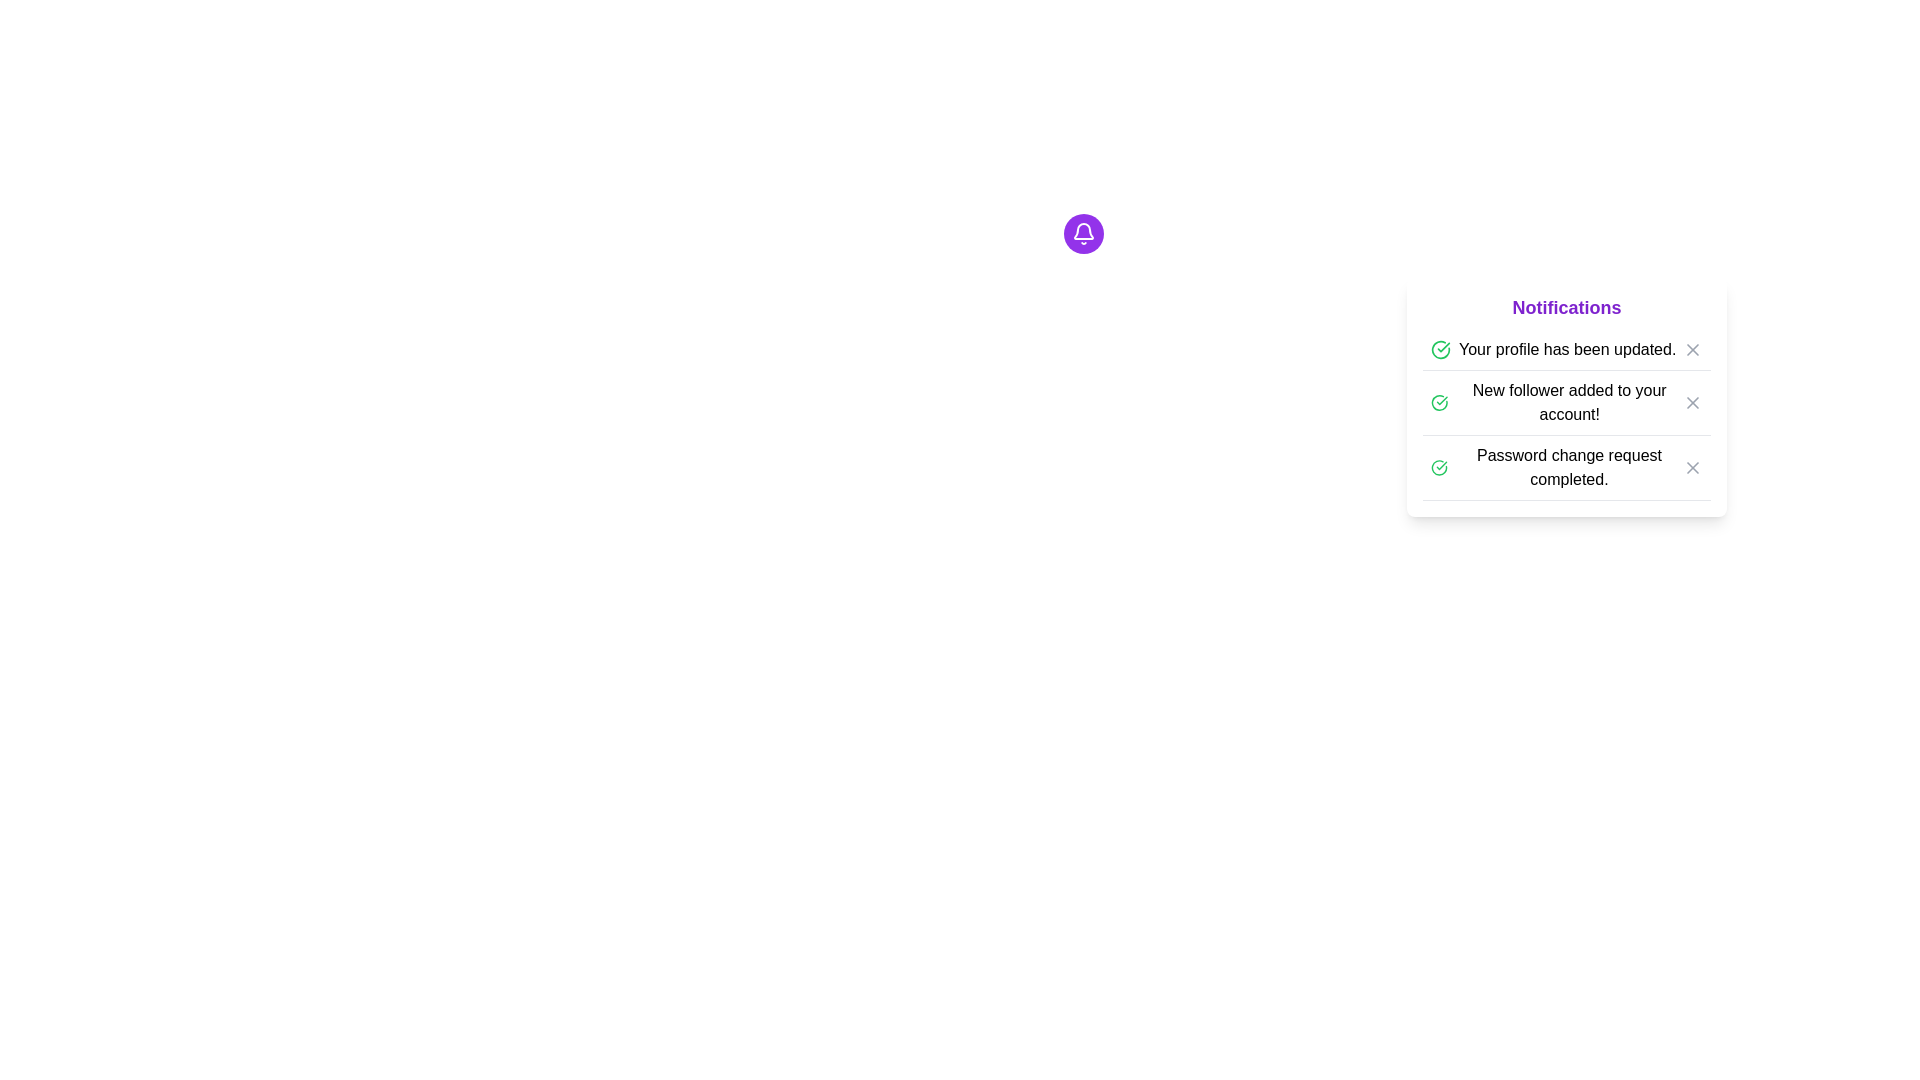 This screenshot has height=1080, width=1920. What do you see at coordinates (1565, 349) in the screenshot?
I see `the Notification entry displaying 'Your profile has been updated.'` at bounding box center [1565, 349].